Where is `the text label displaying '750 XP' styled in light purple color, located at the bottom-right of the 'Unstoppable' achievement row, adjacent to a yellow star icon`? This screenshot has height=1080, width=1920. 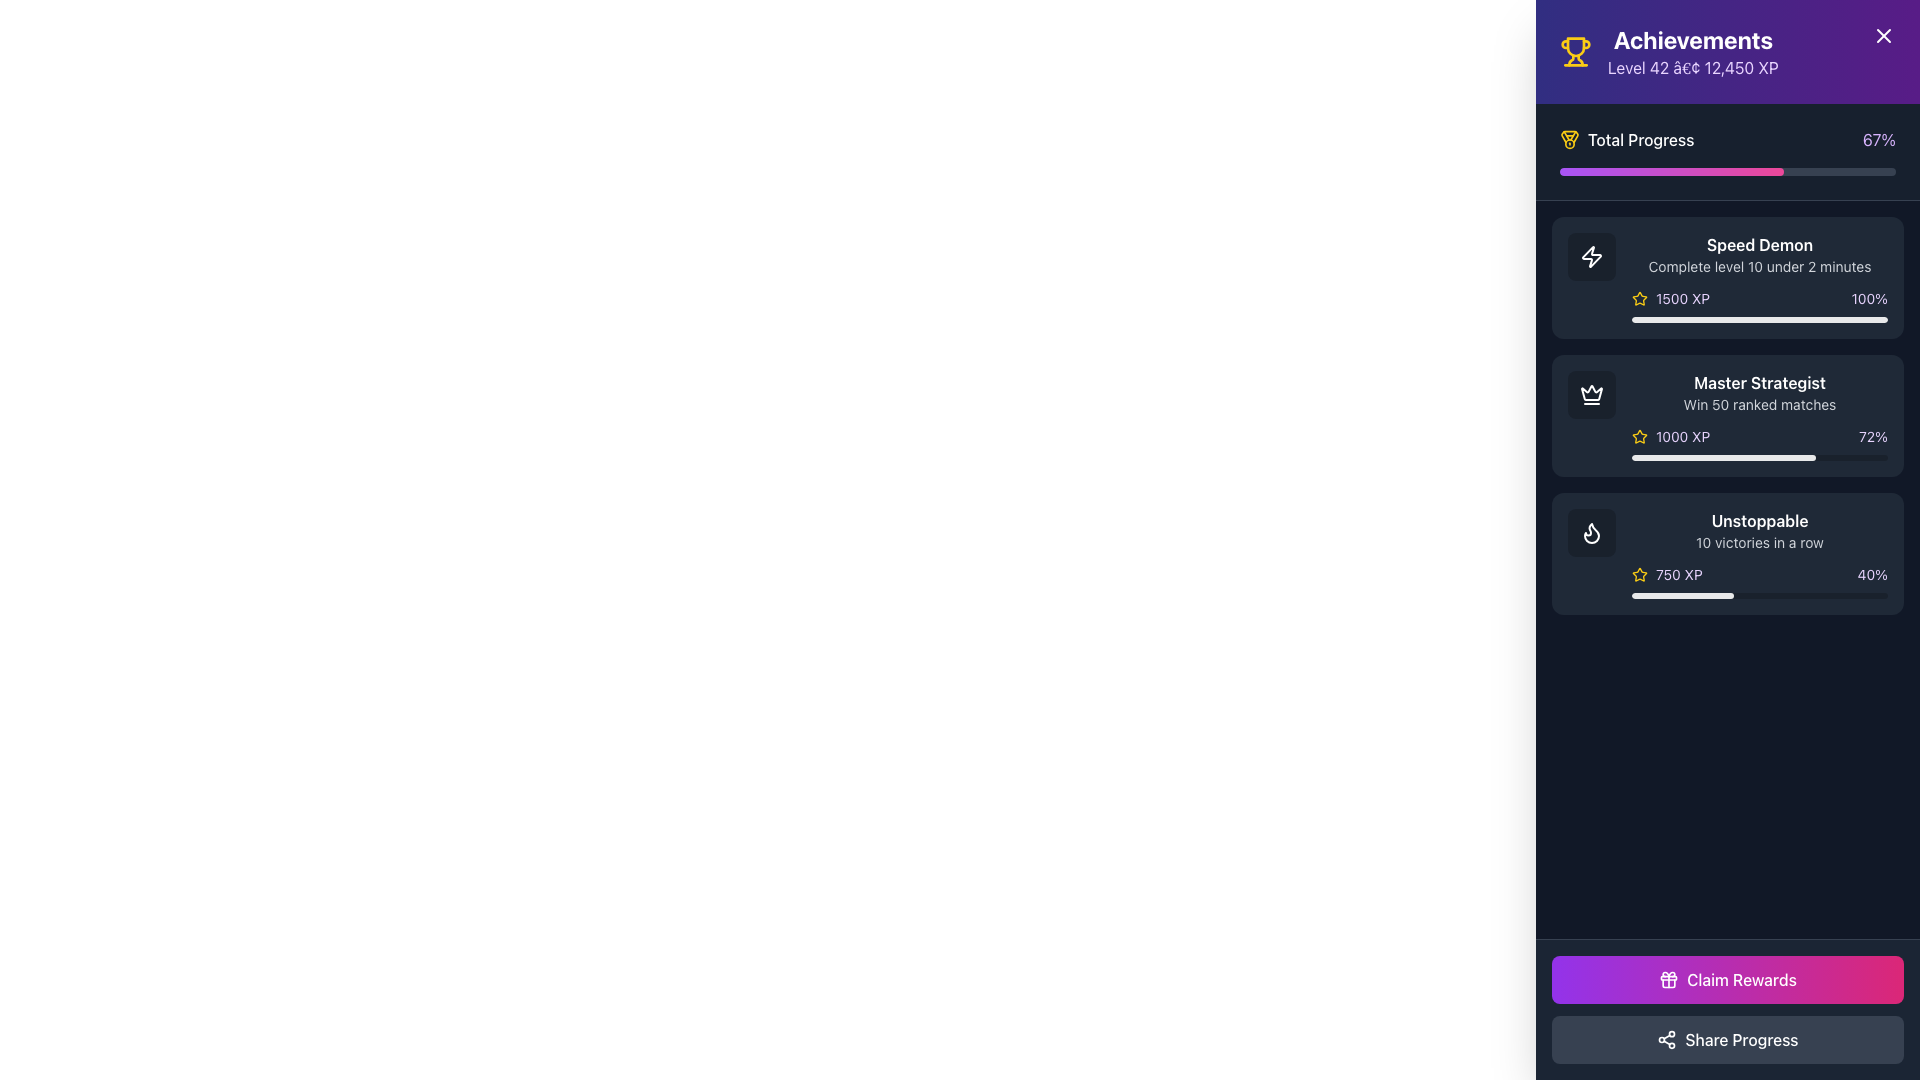
the text label displaying '750 XP' styled in light purple color, located at the bottom-right of the 'Unstoppable' achievement row, adjacent to a yellow star icon is located at coordinates (1679, 574).